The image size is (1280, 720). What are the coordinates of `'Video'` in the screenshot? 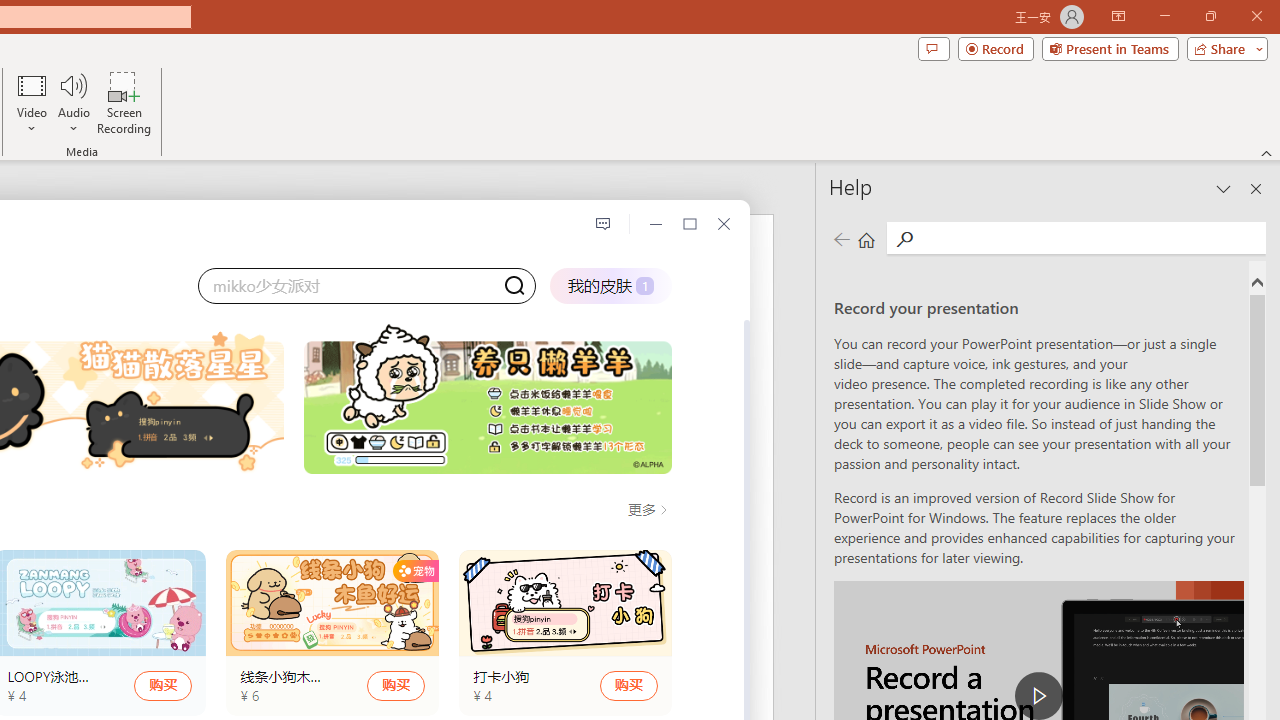 It's located at (32, 103).